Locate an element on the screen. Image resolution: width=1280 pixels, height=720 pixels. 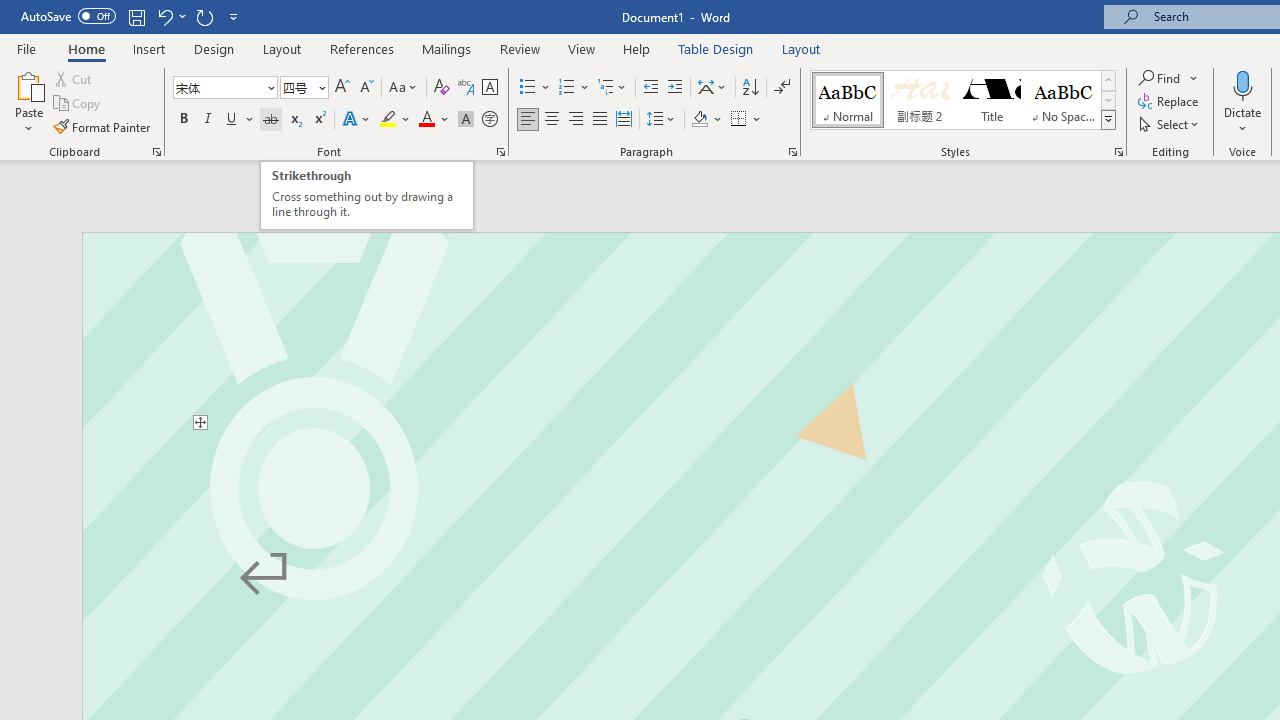
'Undo Text Fill Effect' is located at coordinates (164, 16).